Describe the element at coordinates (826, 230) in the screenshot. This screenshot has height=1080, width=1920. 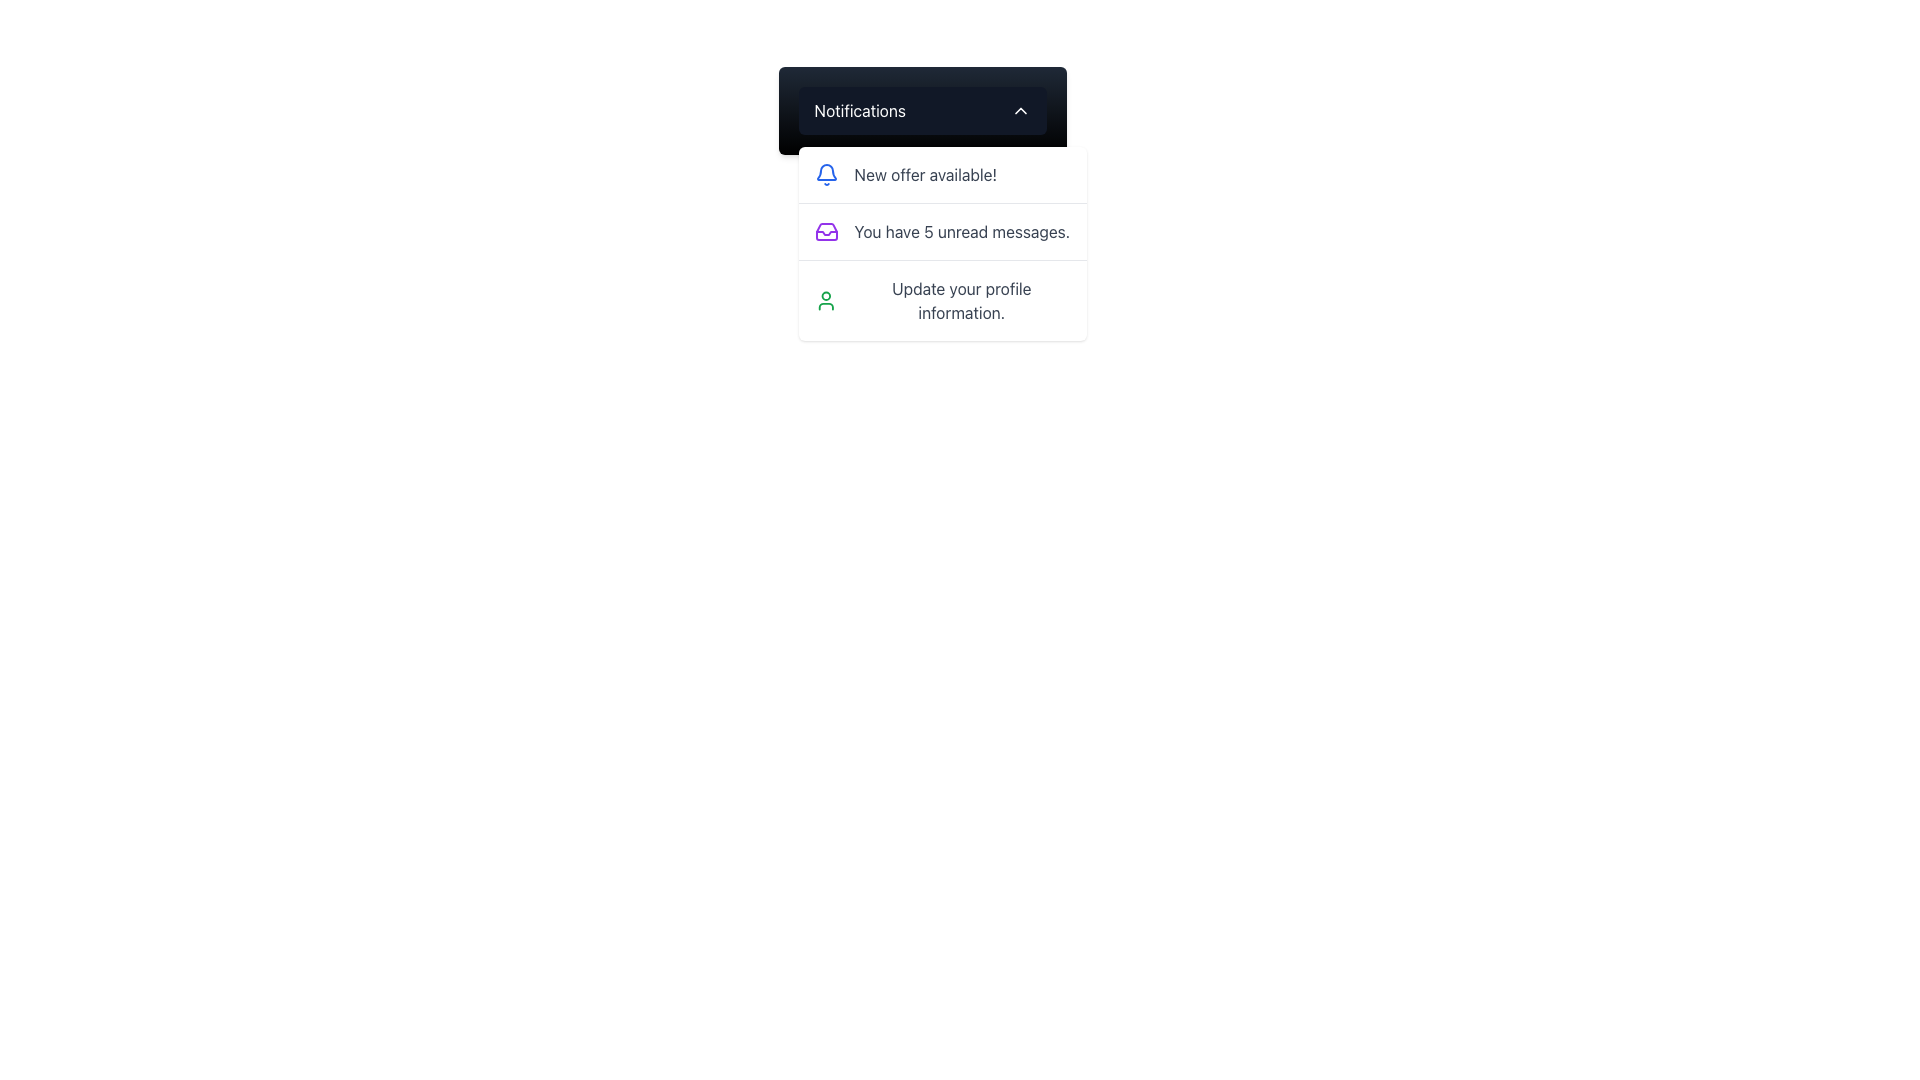
I see `the purple mail inbox icon located to the left of the text 'You have 5 unread messages.' in the notification dropdown` at that location.